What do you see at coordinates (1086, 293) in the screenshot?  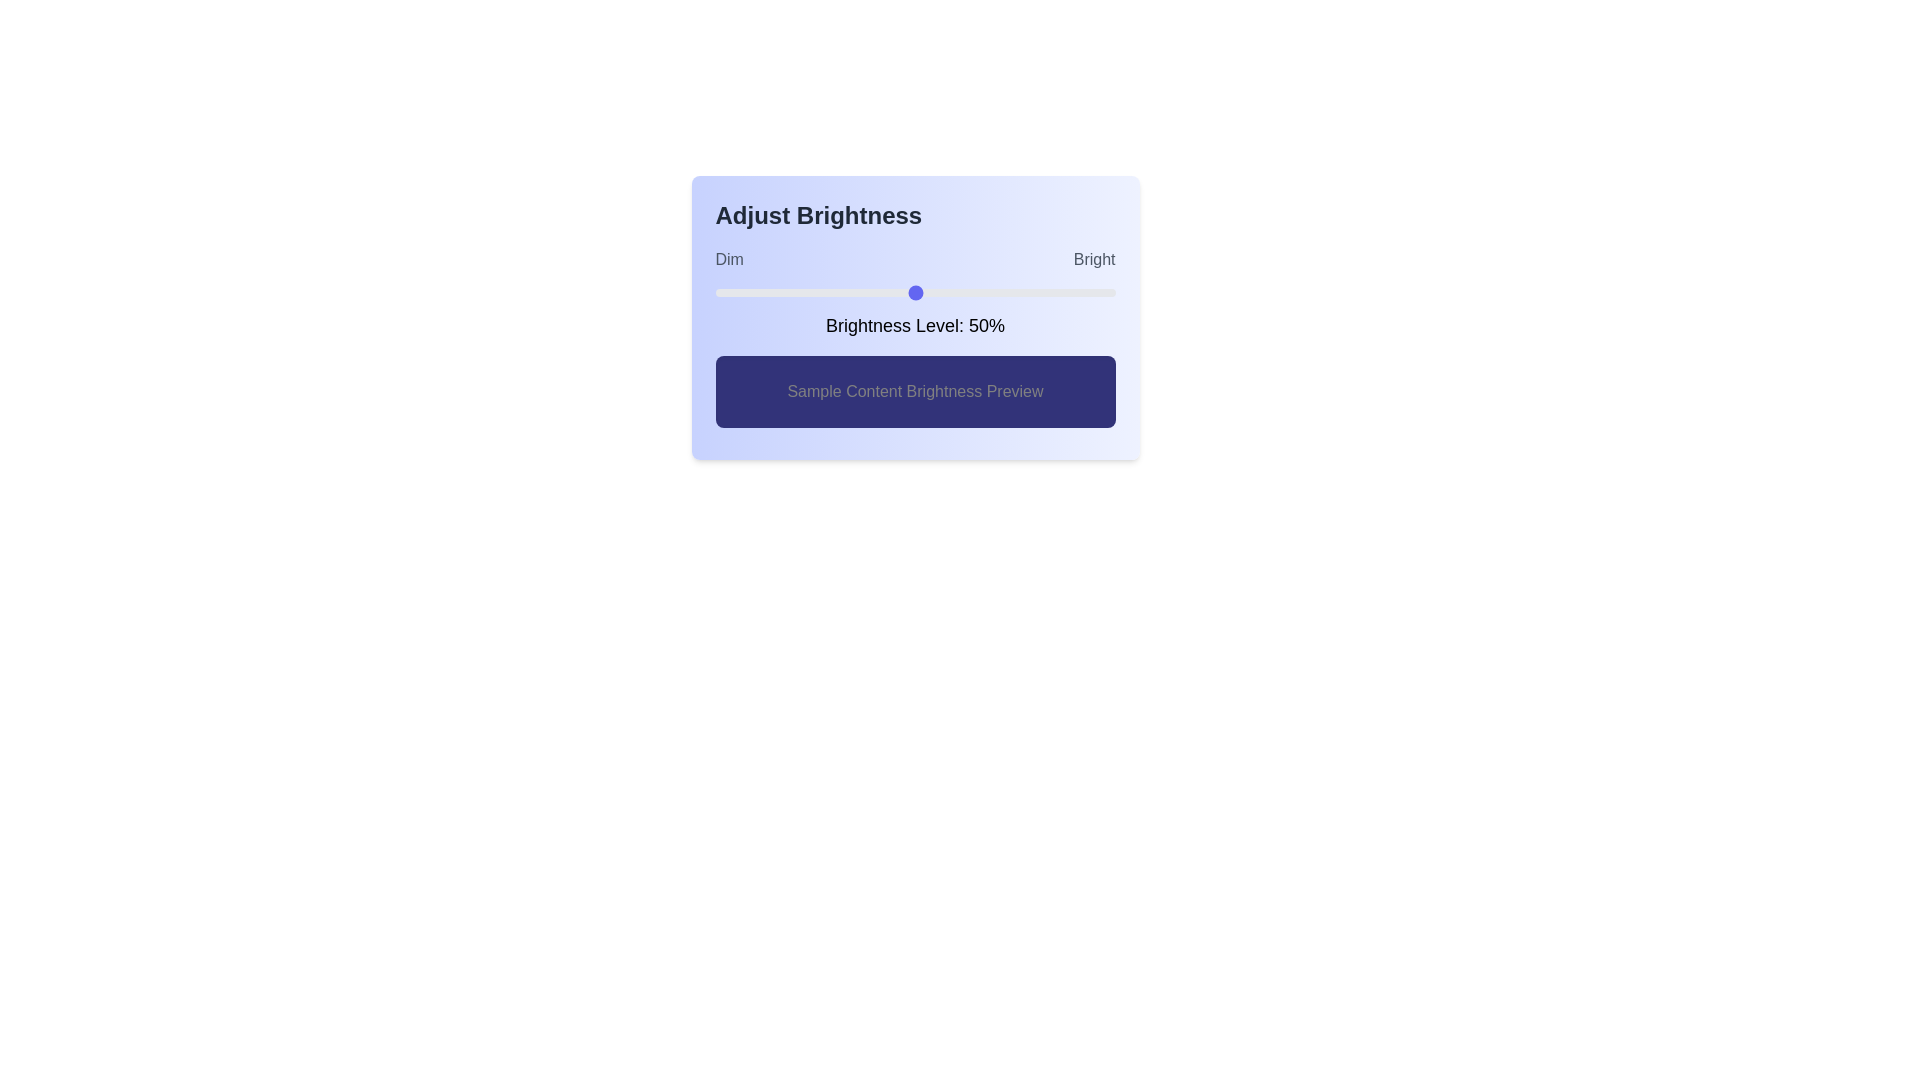 I see `the brightness level to 93% by dragging the slider` at bounding box center [1086, 293].